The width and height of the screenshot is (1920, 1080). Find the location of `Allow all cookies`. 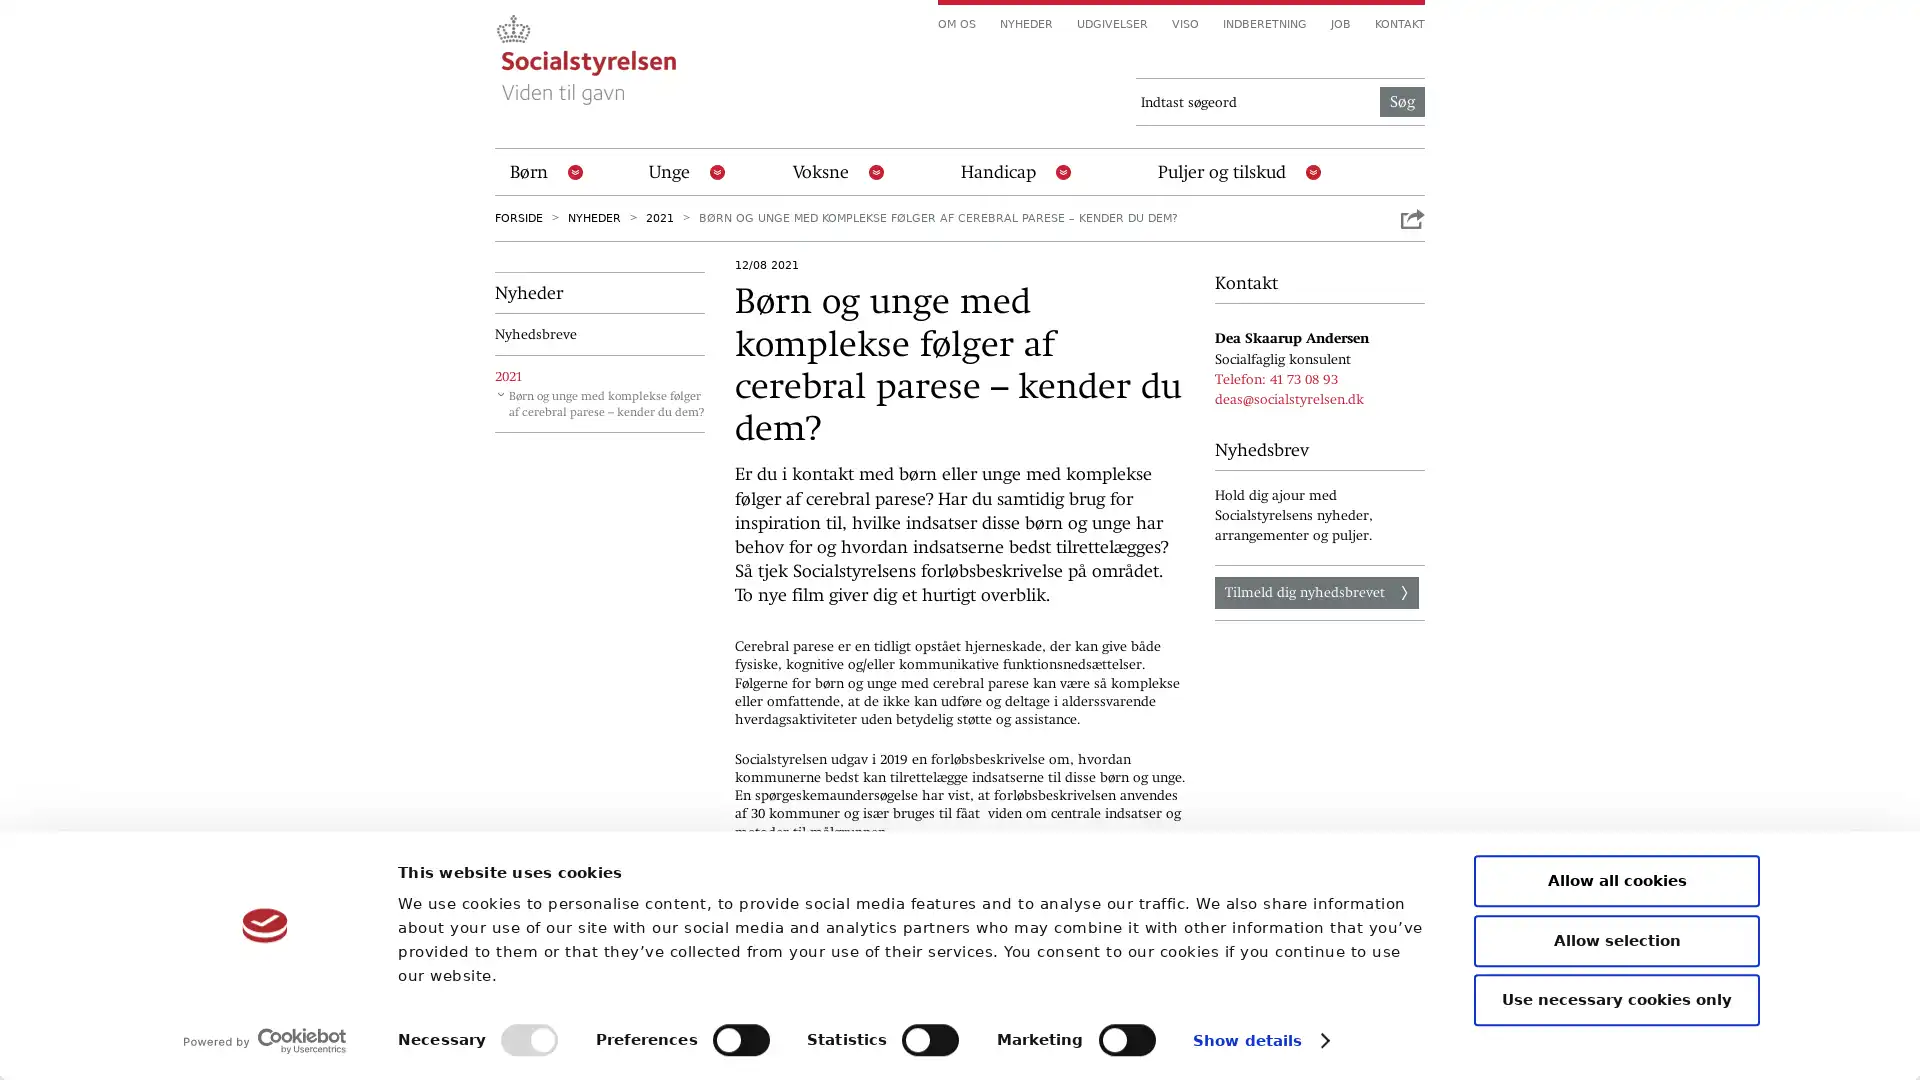

Allow all cookies is located at coordinates (1617, 879).